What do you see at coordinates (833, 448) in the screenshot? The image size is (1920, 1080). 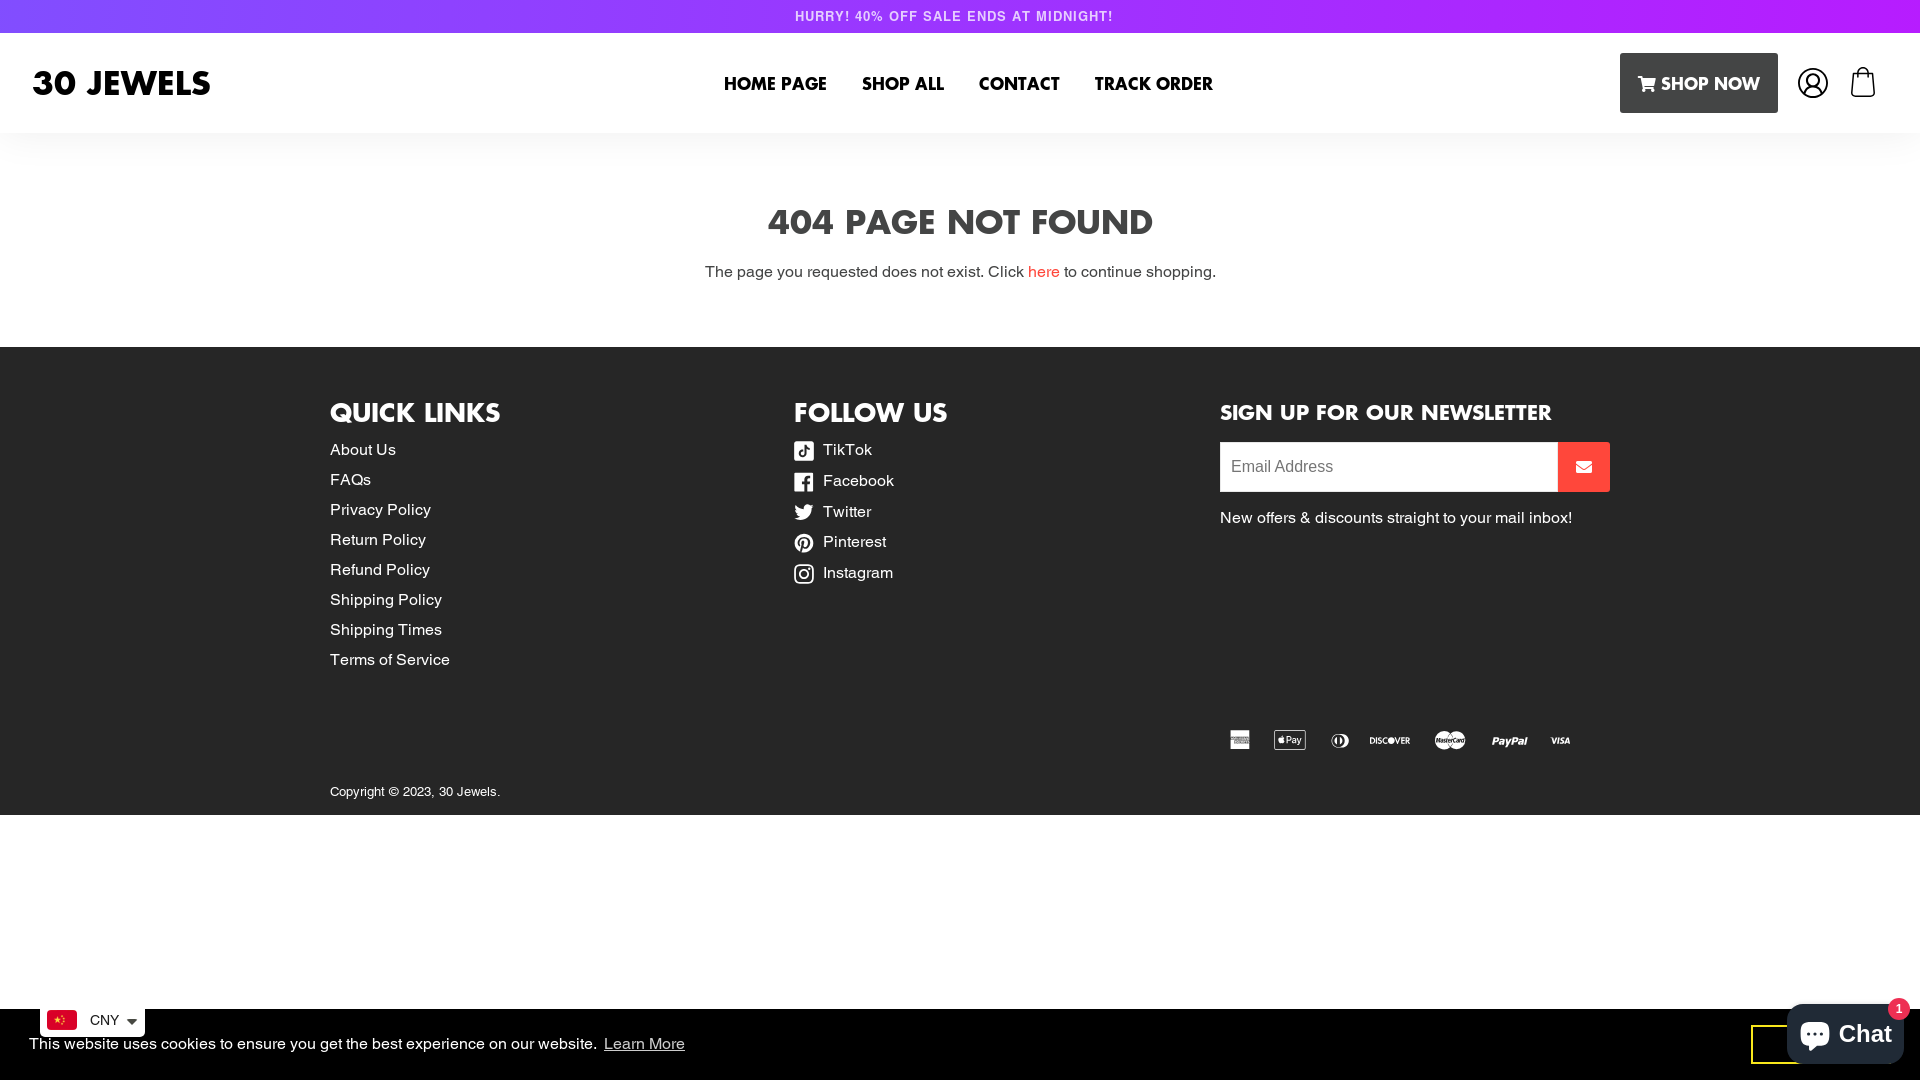 I see `'TikTok'` at bounding box center [833, 448].